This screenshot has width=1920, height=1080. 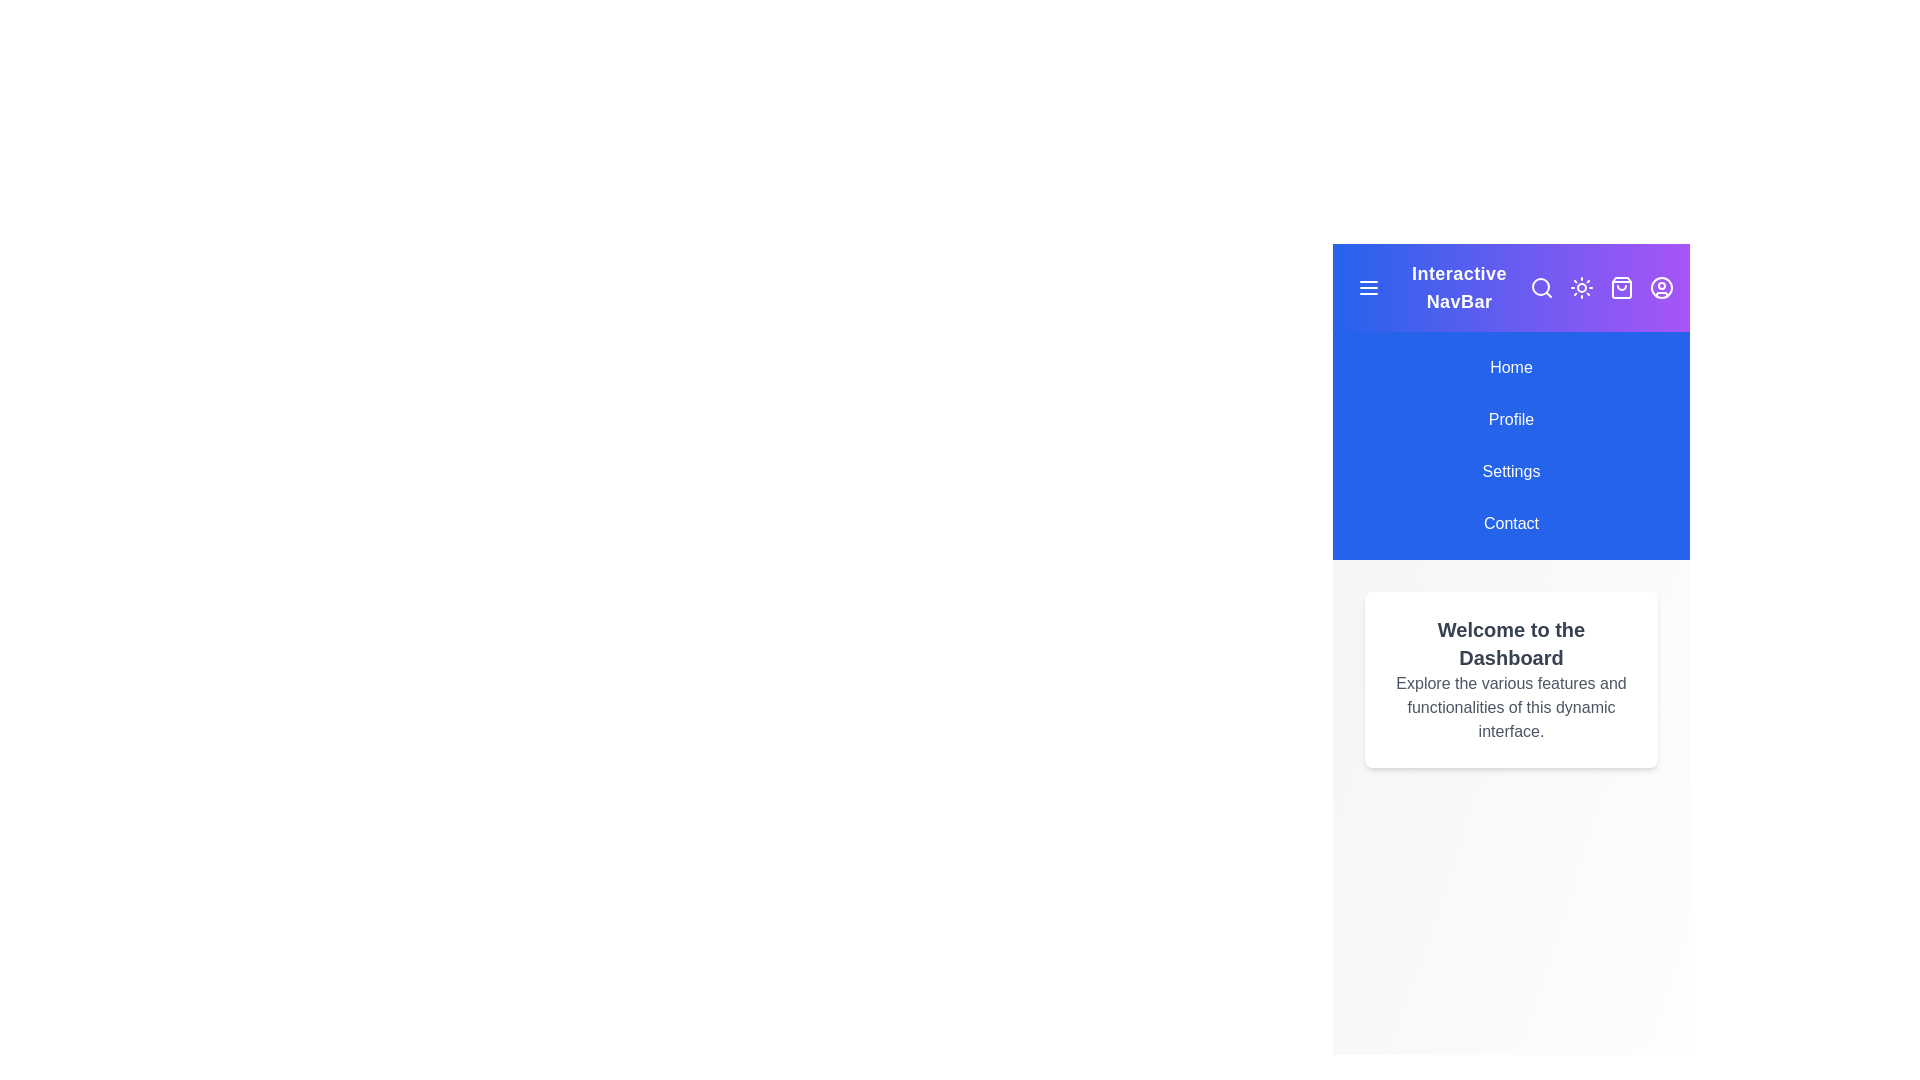 What do you see at coordinates (1367, 288) in the screenshot?
I see `the toggle menu button to toggle the menu visibility` at bounding box center [1367, 288].